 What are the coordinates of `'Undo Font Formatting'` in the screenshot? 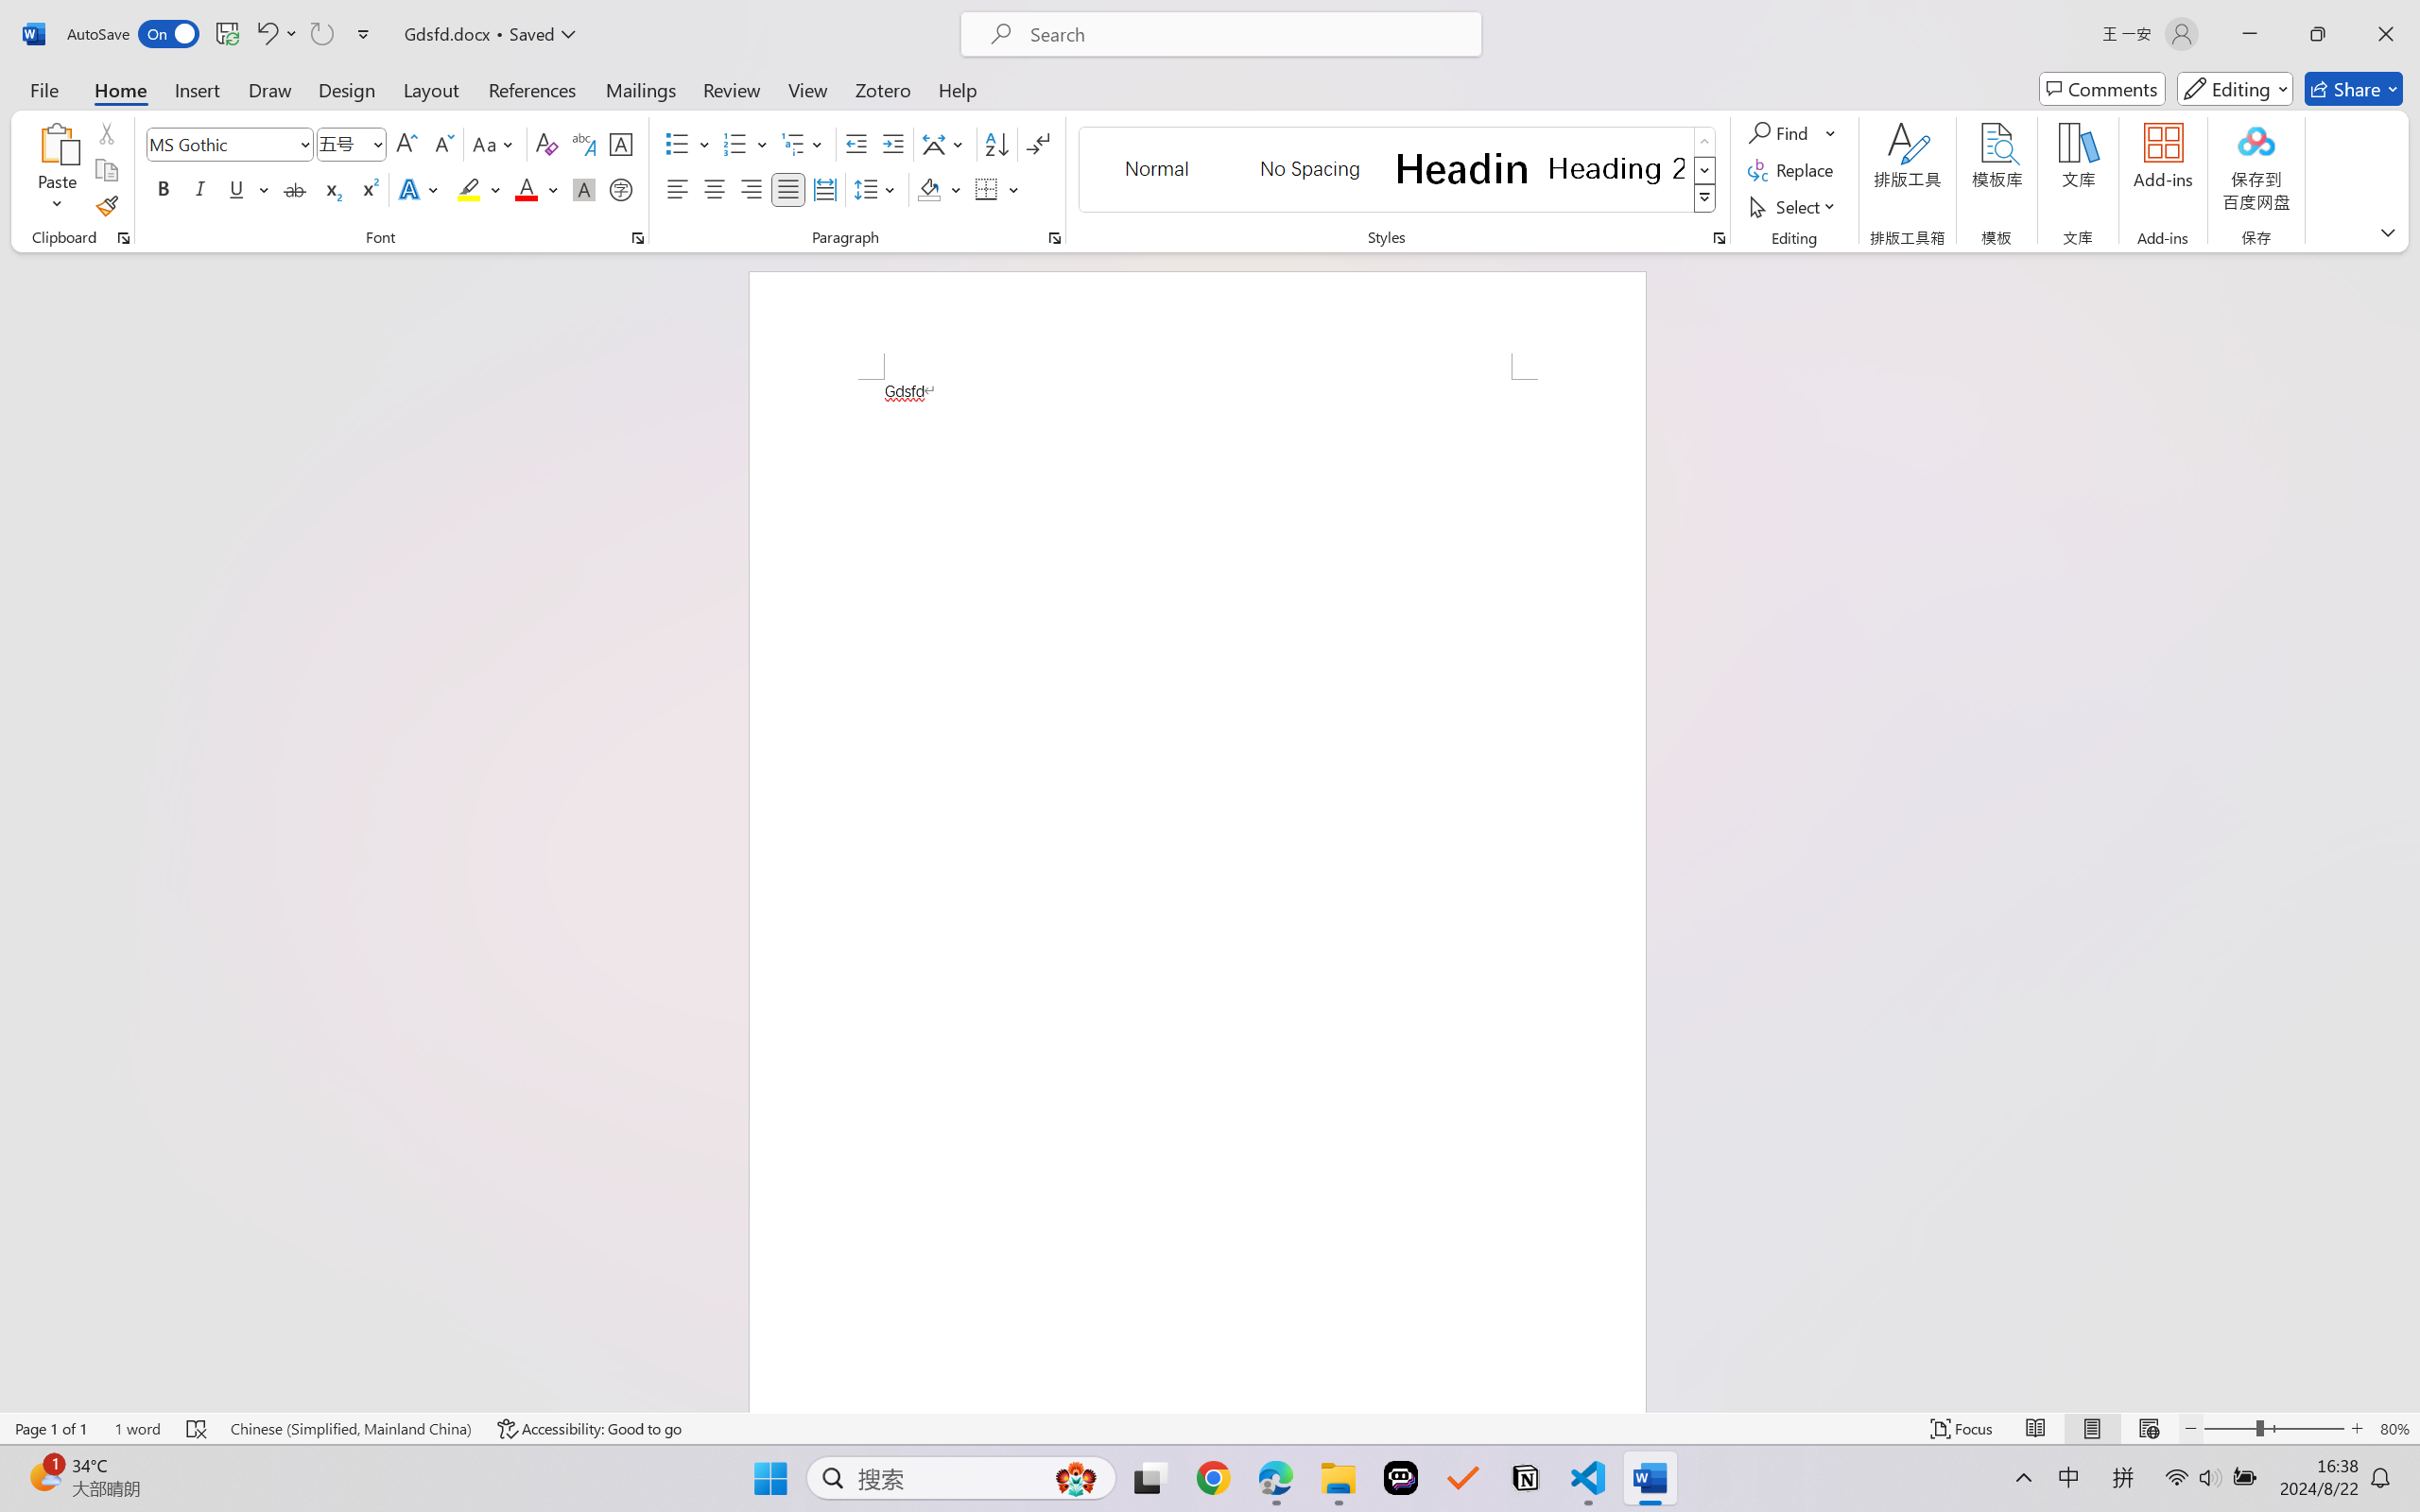 It's located at (265, 33).